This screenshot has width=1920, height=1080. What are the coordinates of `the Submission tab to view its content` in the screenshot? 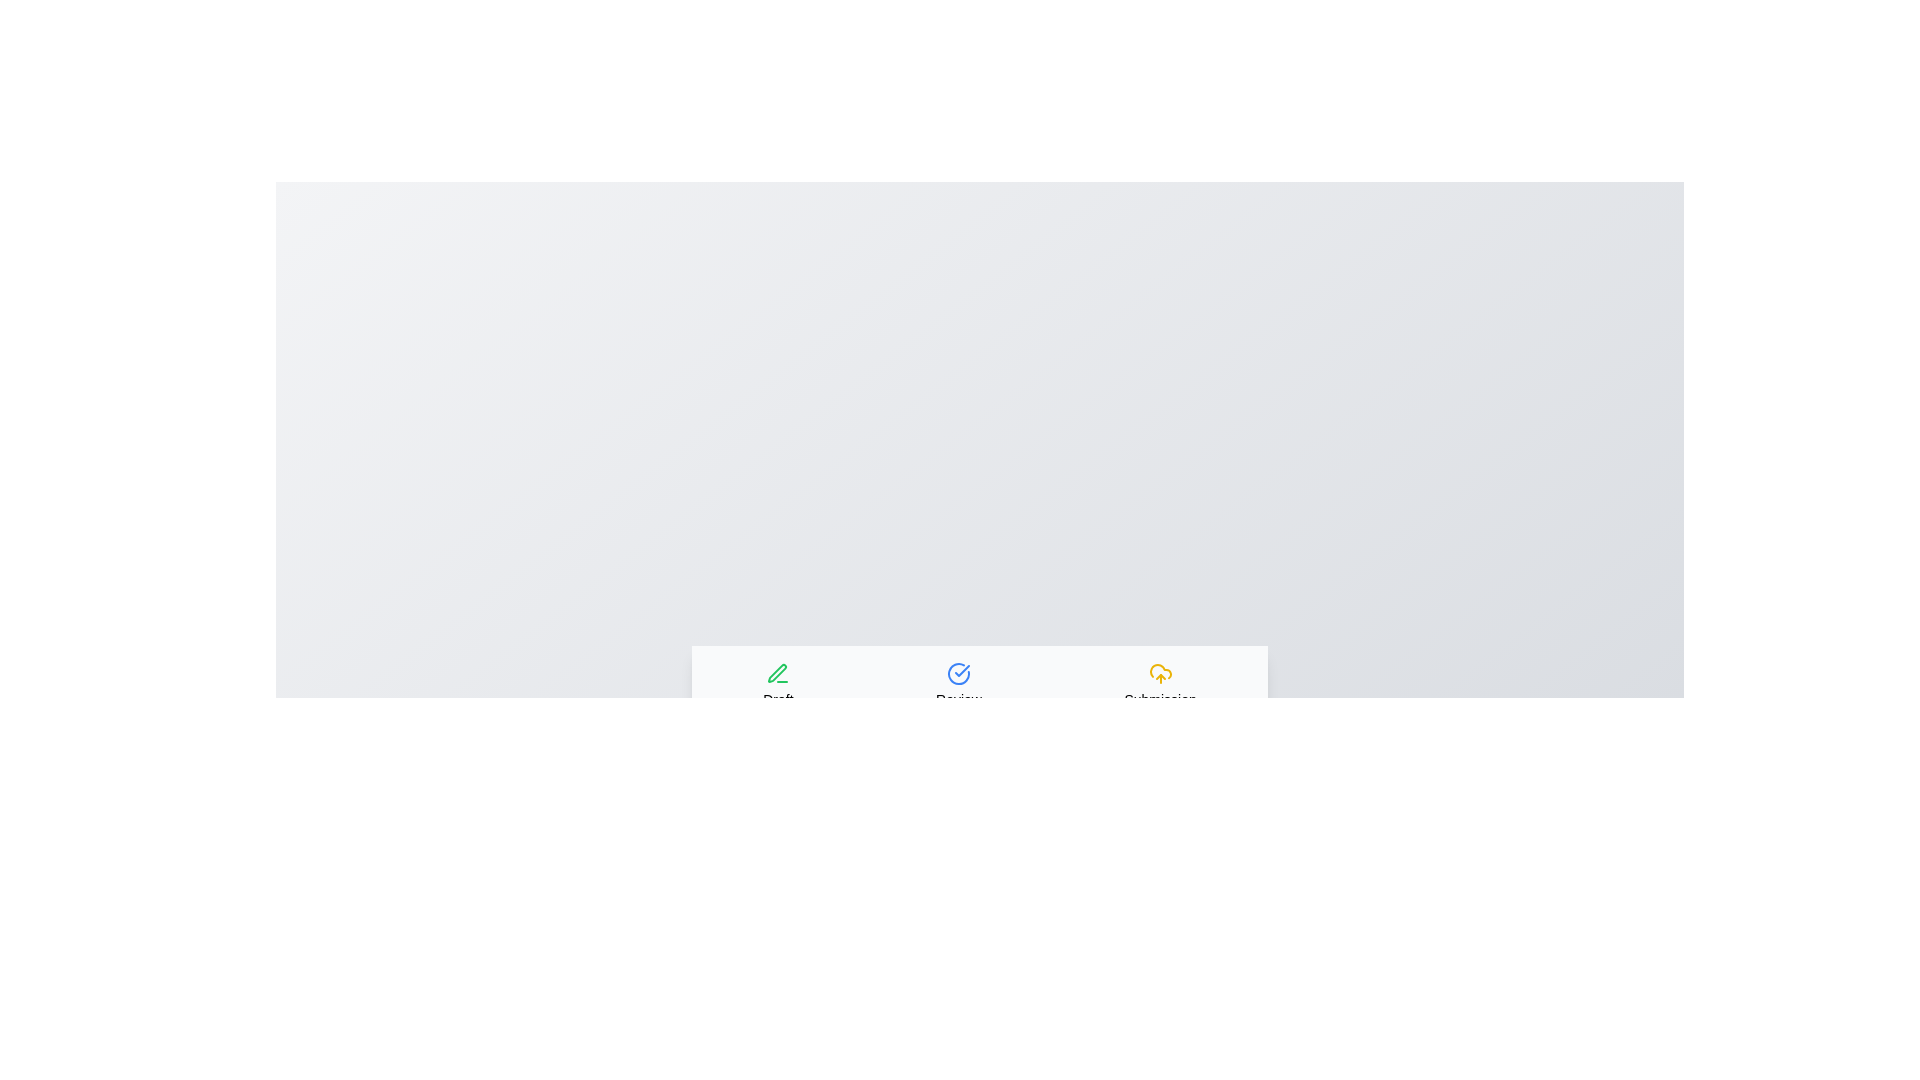 It's located at (1160, 684).